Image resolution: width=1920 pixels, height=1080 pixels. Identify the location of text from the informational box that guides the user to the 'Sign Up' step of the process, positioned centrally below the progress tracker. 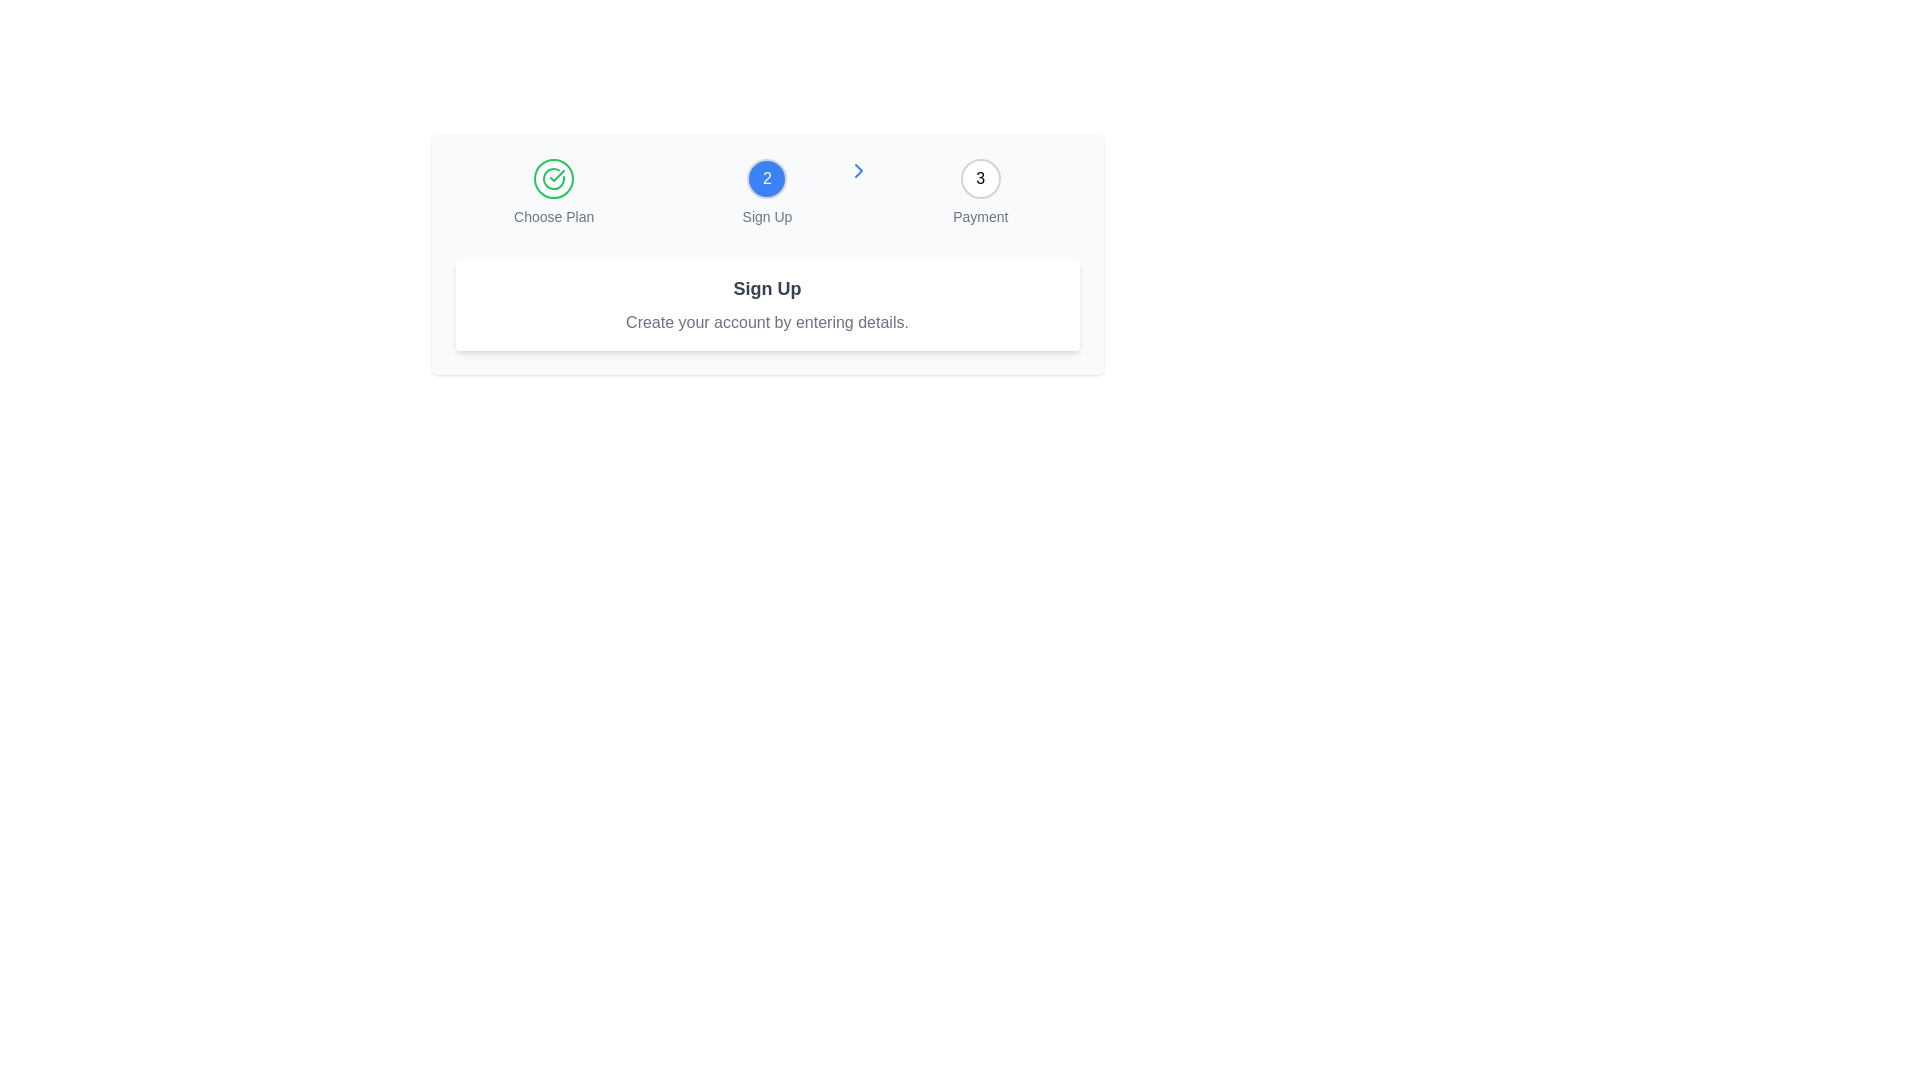
(766, 304).